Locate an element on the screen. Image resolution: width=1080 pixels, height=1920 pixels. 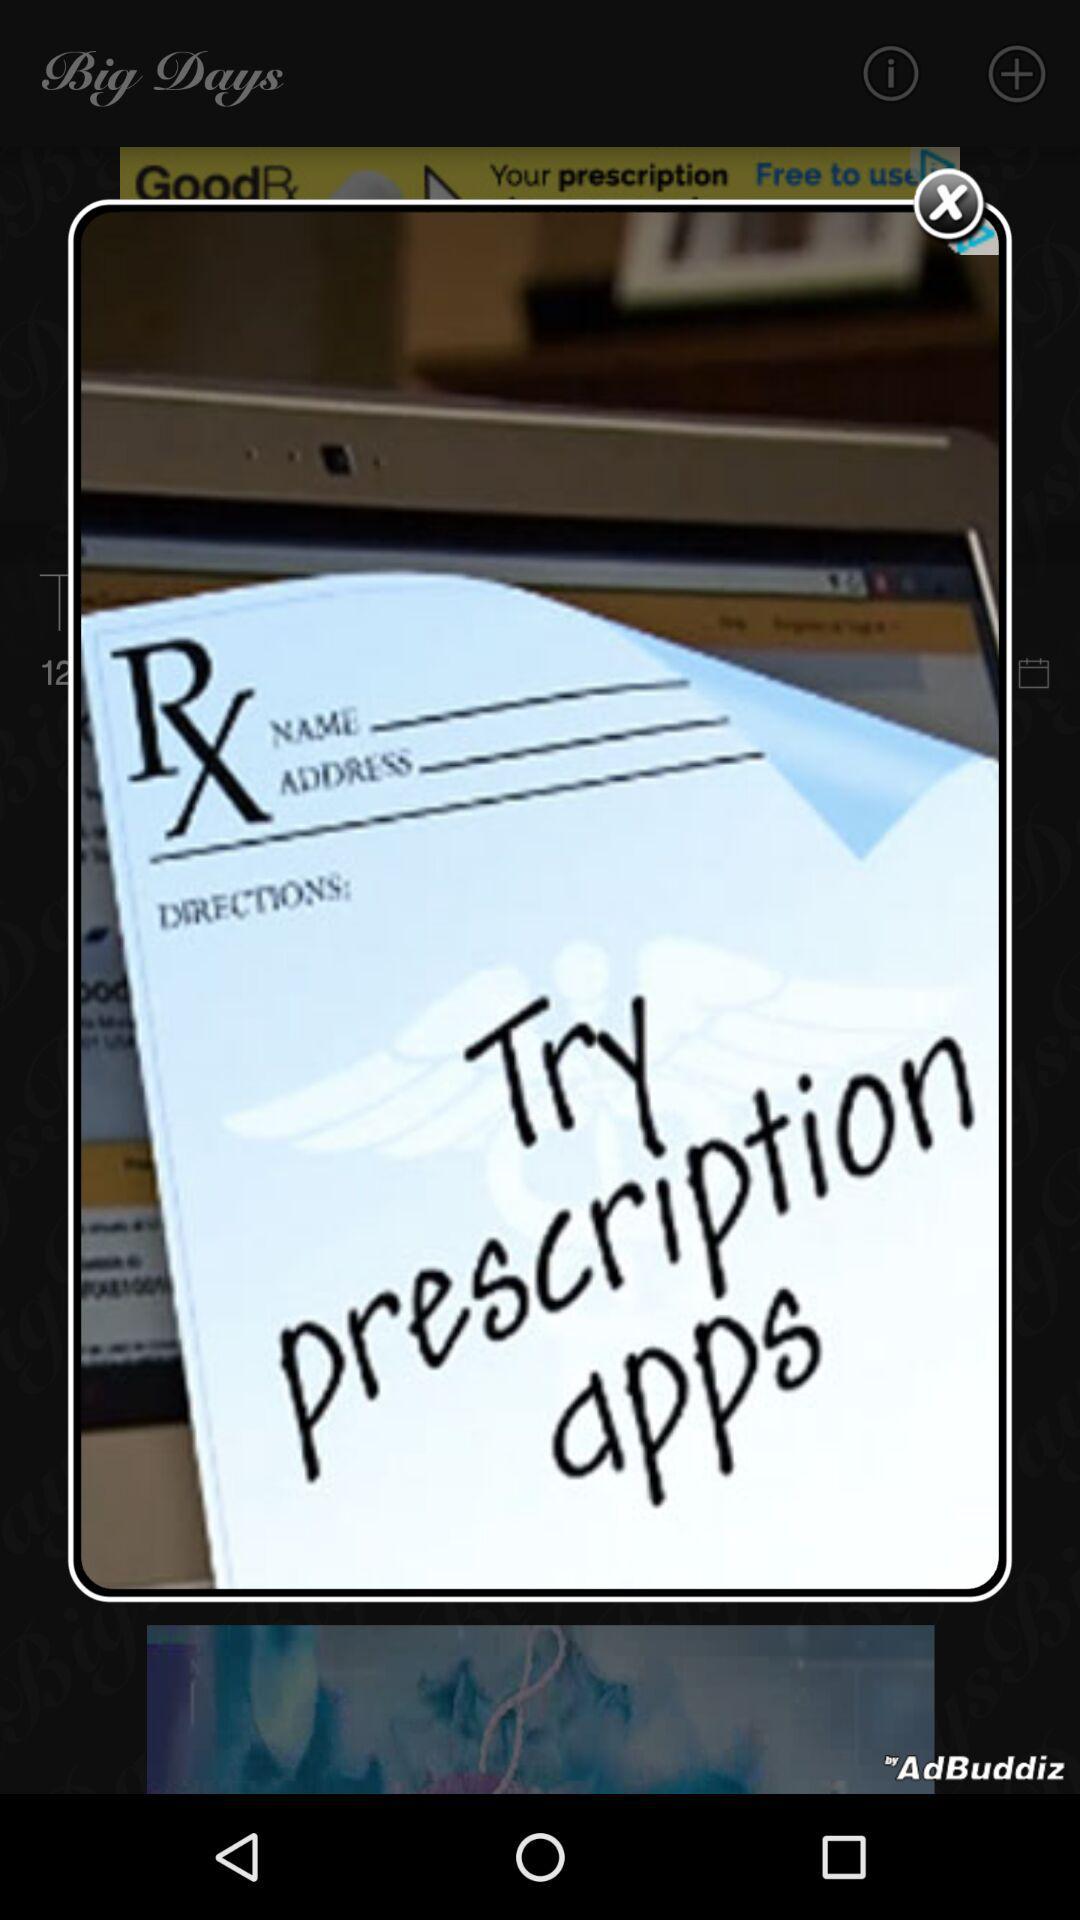
click on advertisements is located at coordinates (540, 899).